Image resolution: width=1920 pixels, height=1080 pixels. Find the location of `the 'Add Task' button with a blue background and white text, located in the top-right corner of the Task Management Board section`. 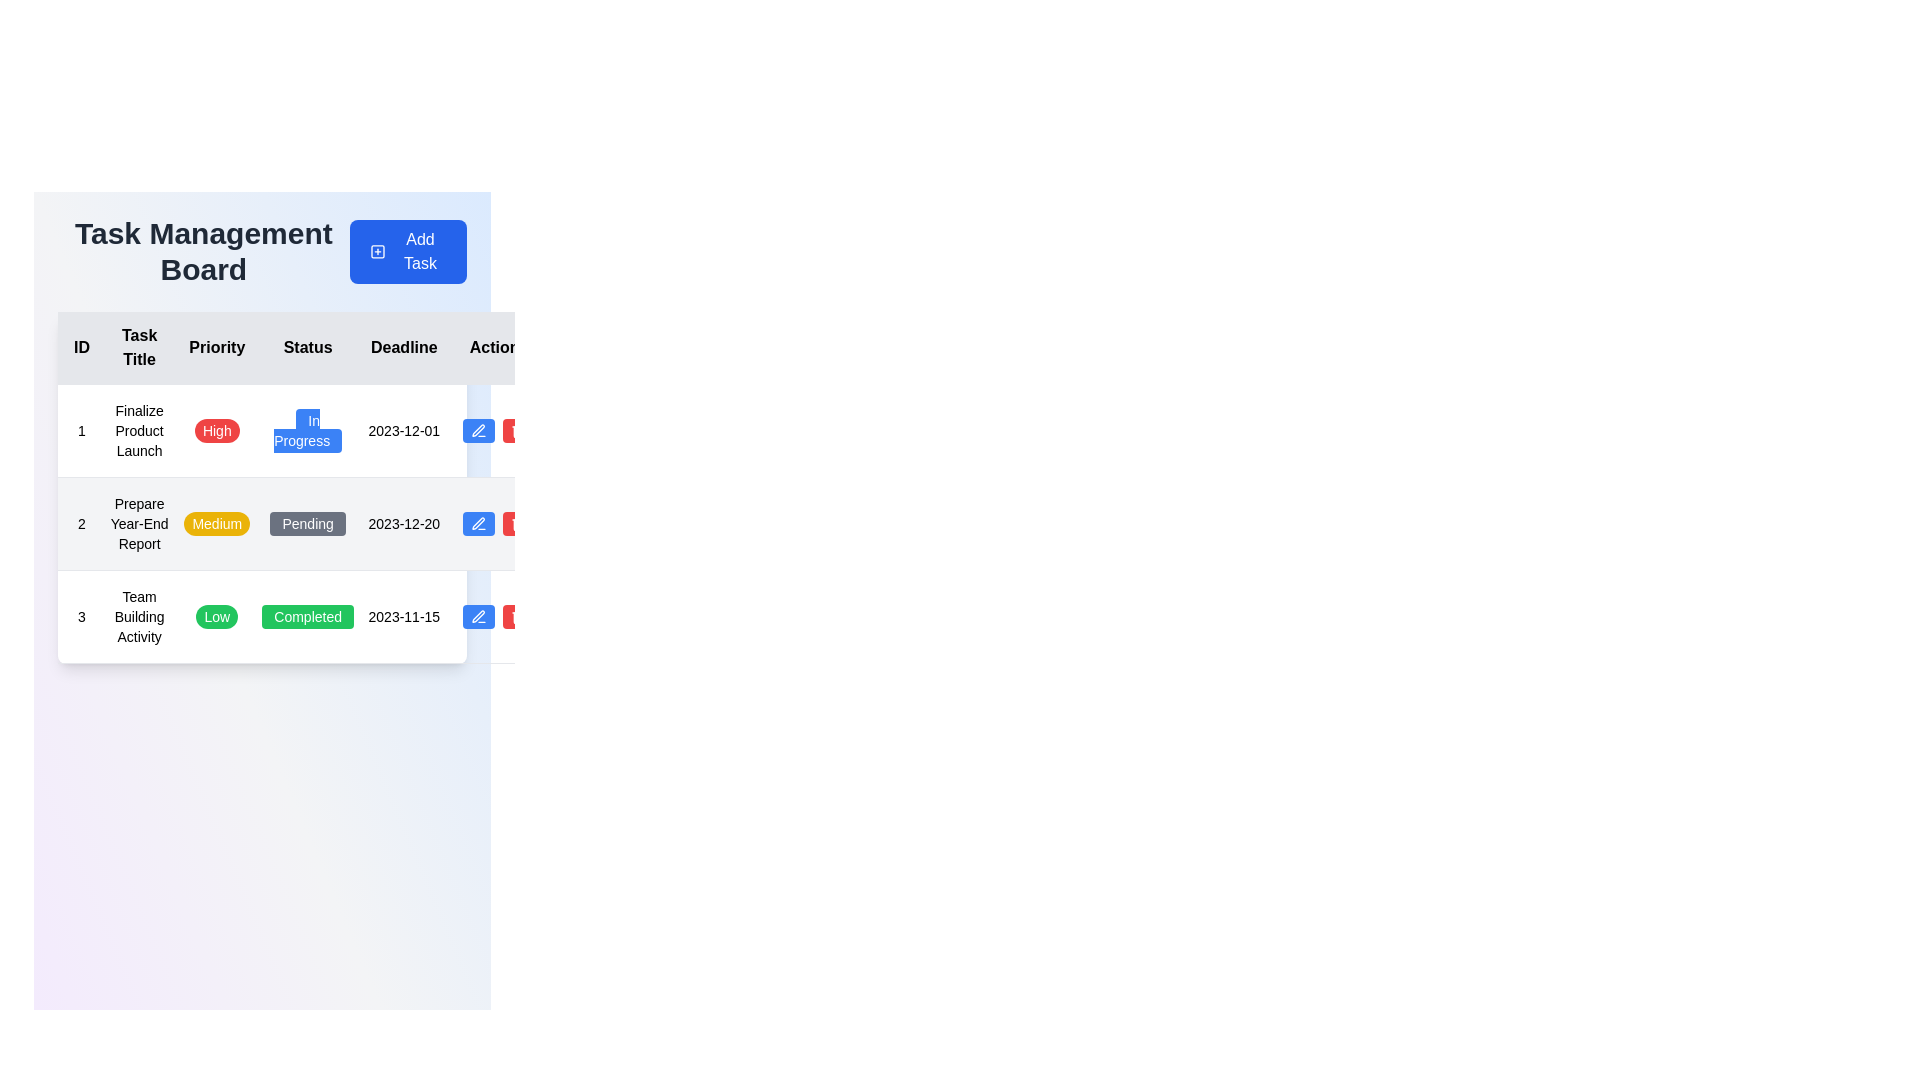

the 'Add Task' button with a blue background and white text, located in the top-right corner of the Task Management Board section is located at coordinates (407, 250).